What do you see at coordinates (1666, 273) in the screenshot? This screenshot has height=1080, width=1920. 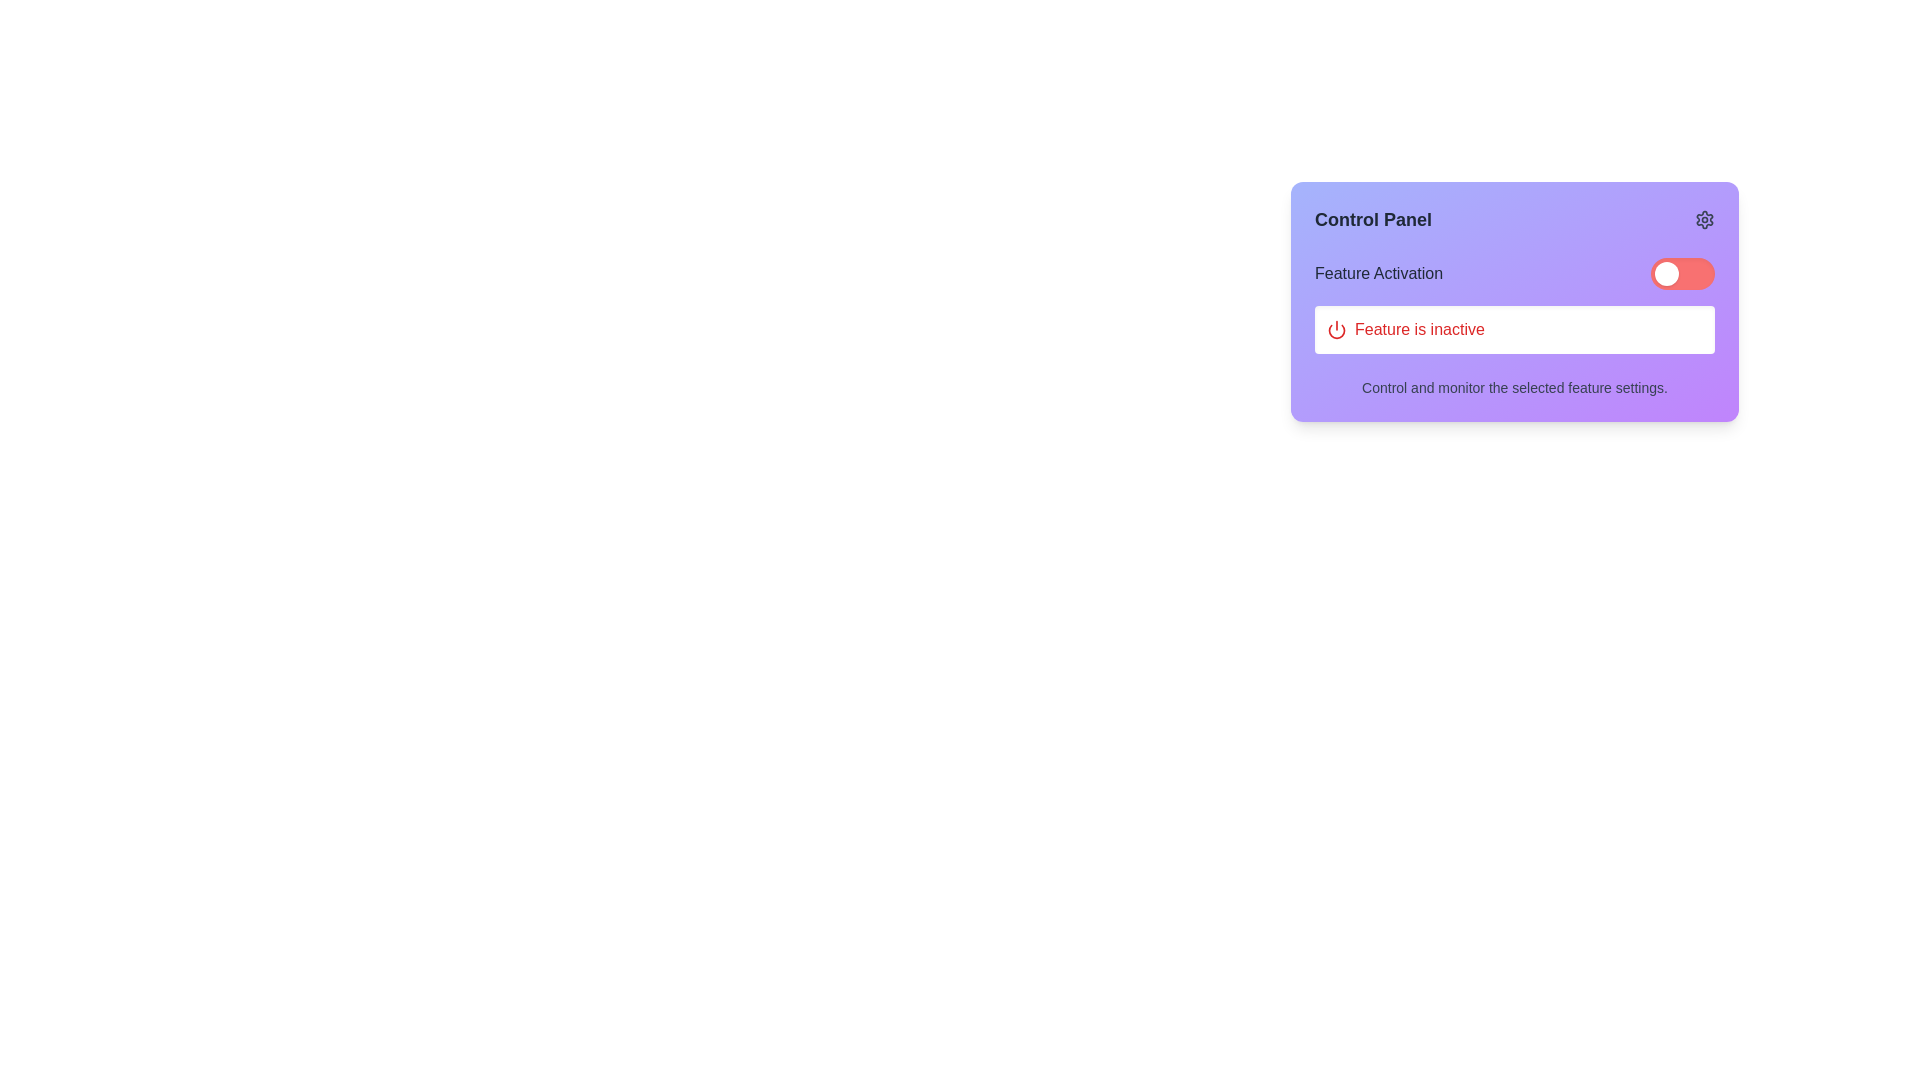 I see `the circular toggle knob, which is located at the far left of the toggle switch with a red background` at bounding box center [1666, 273].